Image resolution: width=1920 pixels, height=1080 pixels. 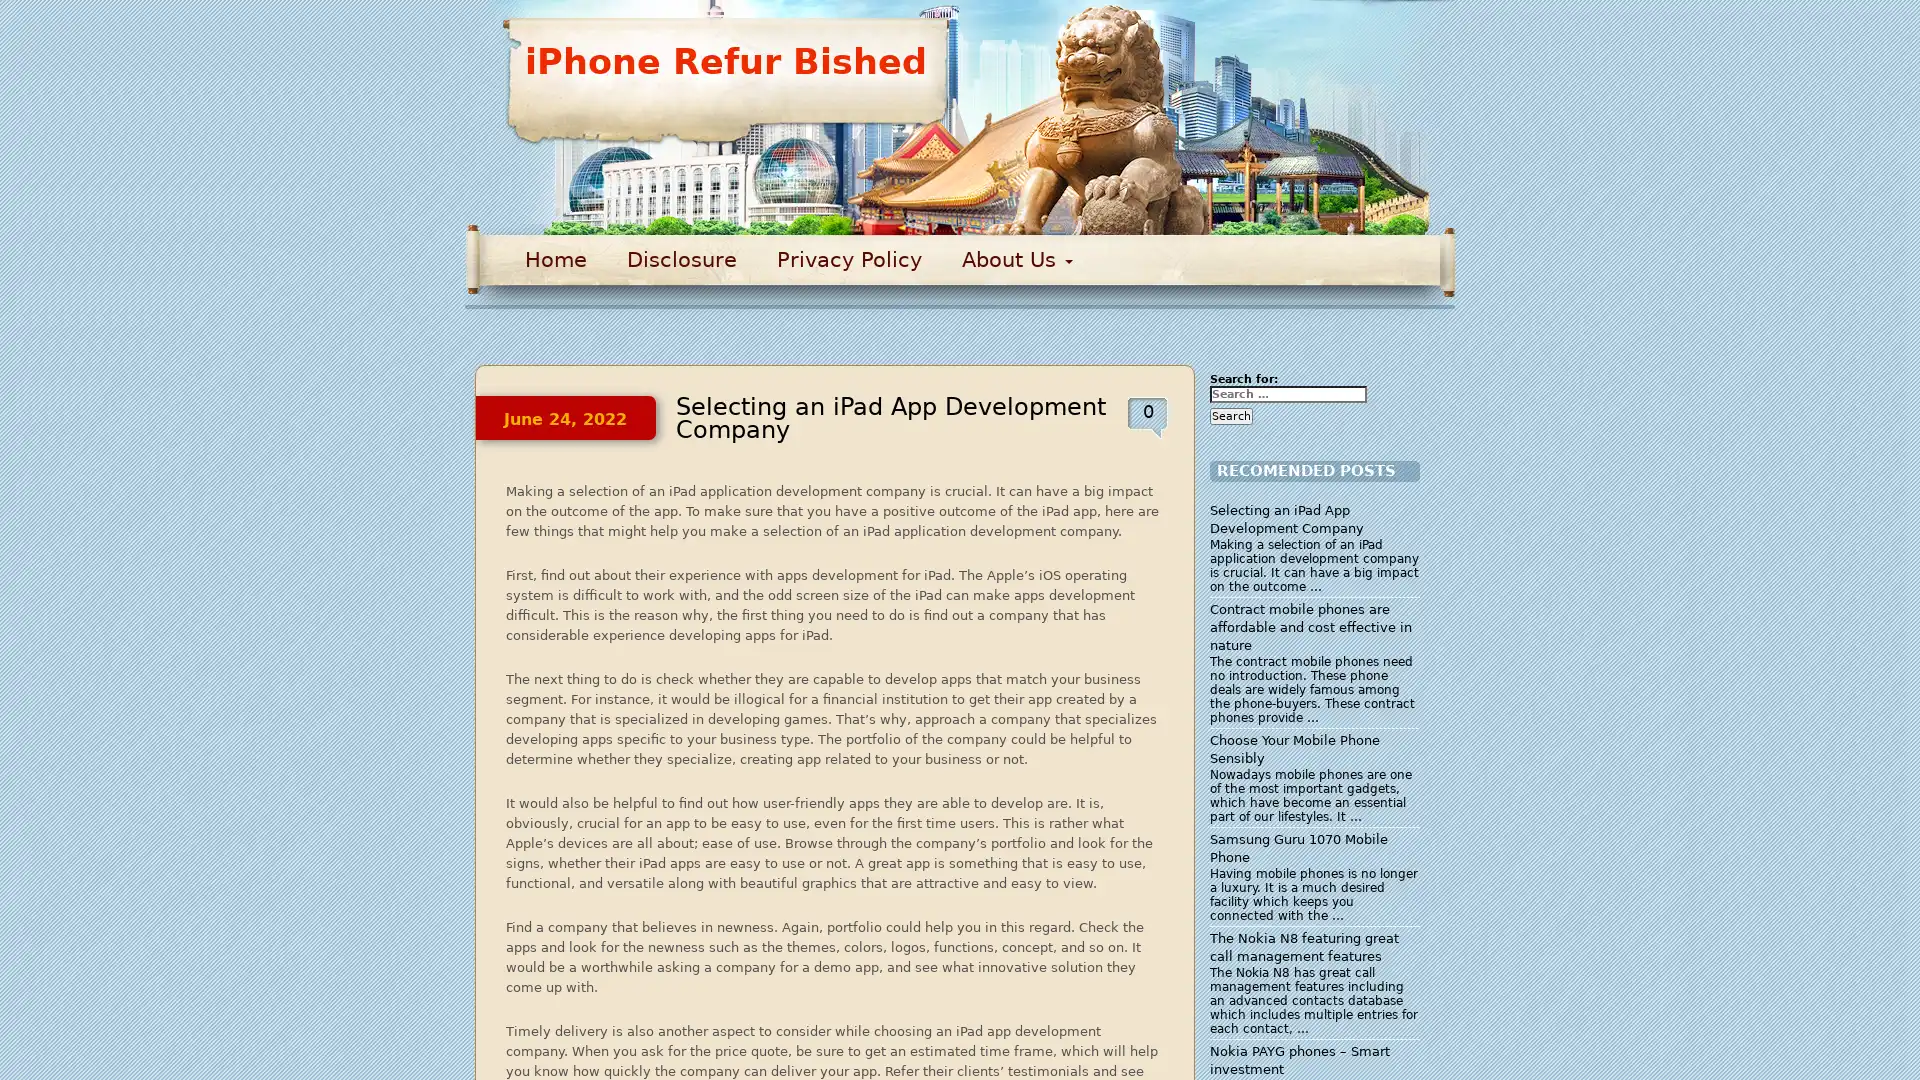 I want to click on Search, so click(x=1230, y=415).